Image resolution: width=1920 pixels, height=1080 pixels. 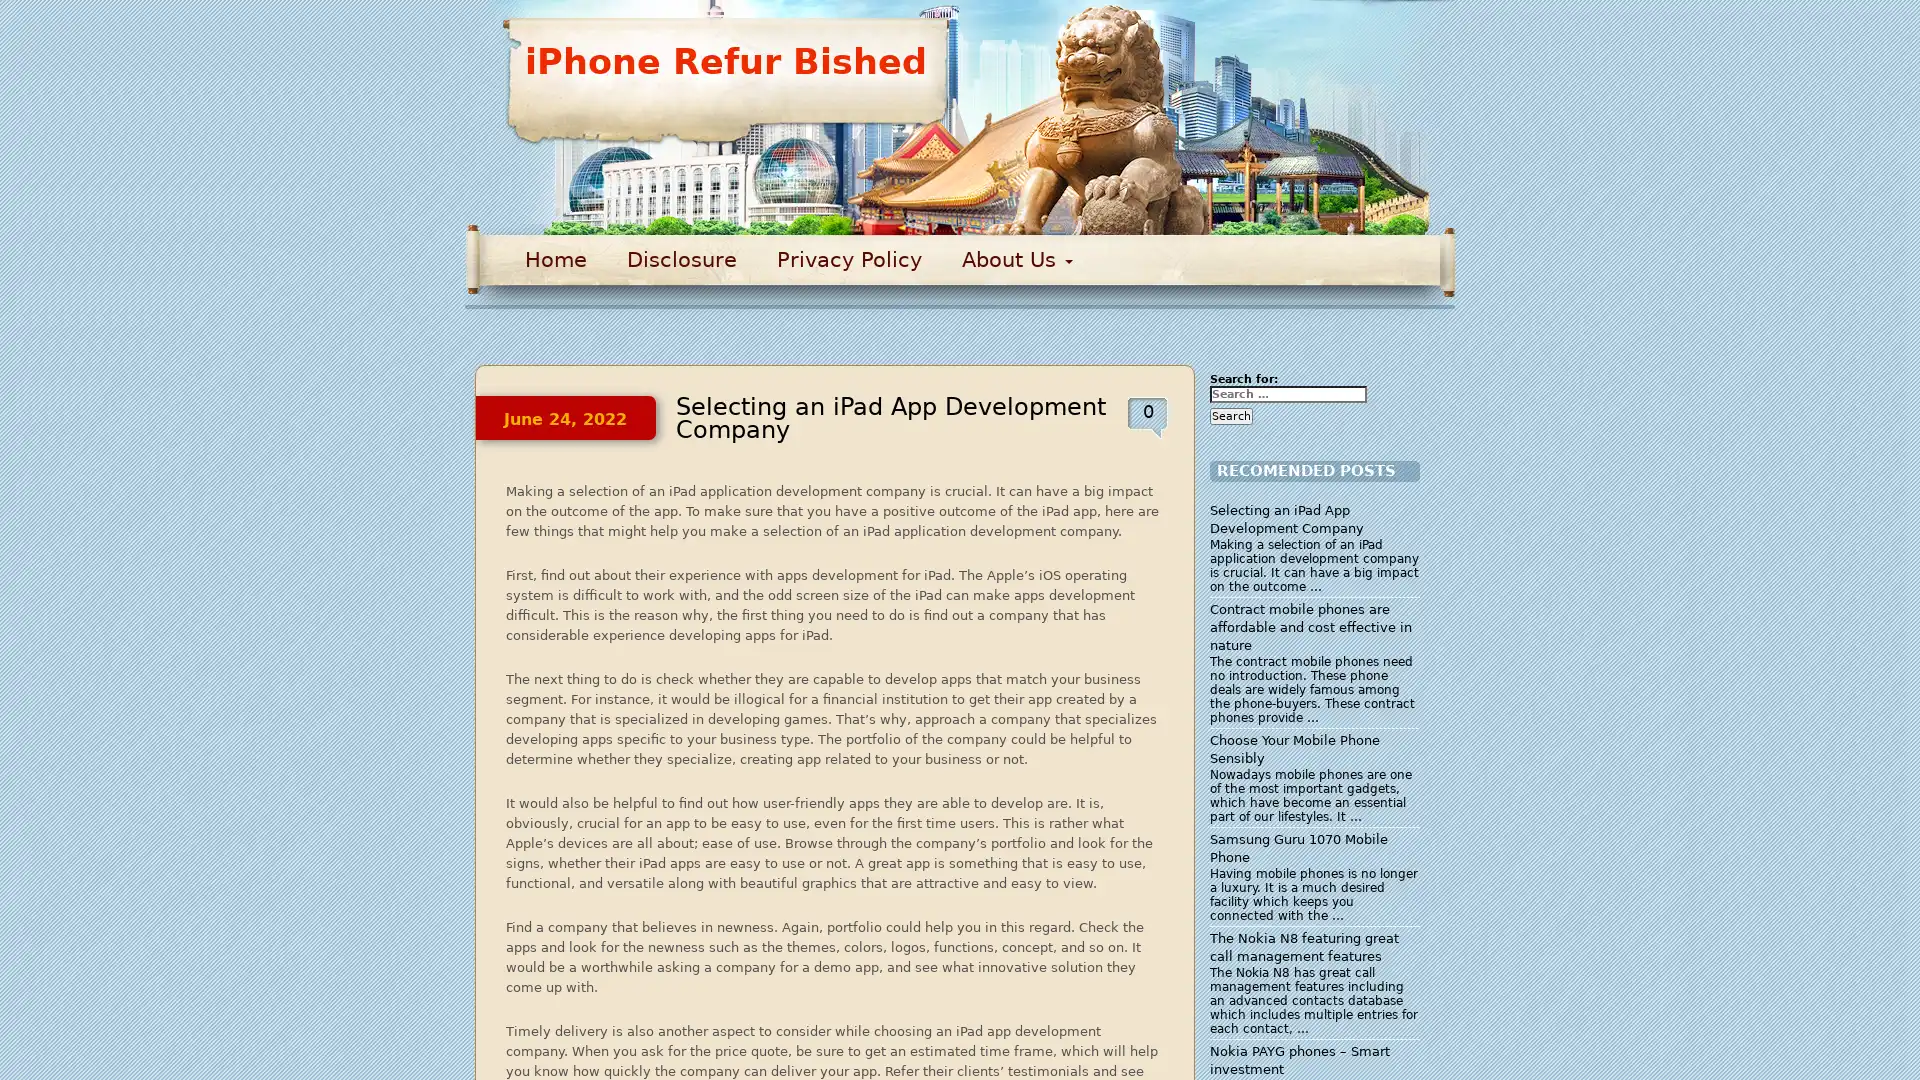 I want to click on Search, so click(x=1230, y=415).